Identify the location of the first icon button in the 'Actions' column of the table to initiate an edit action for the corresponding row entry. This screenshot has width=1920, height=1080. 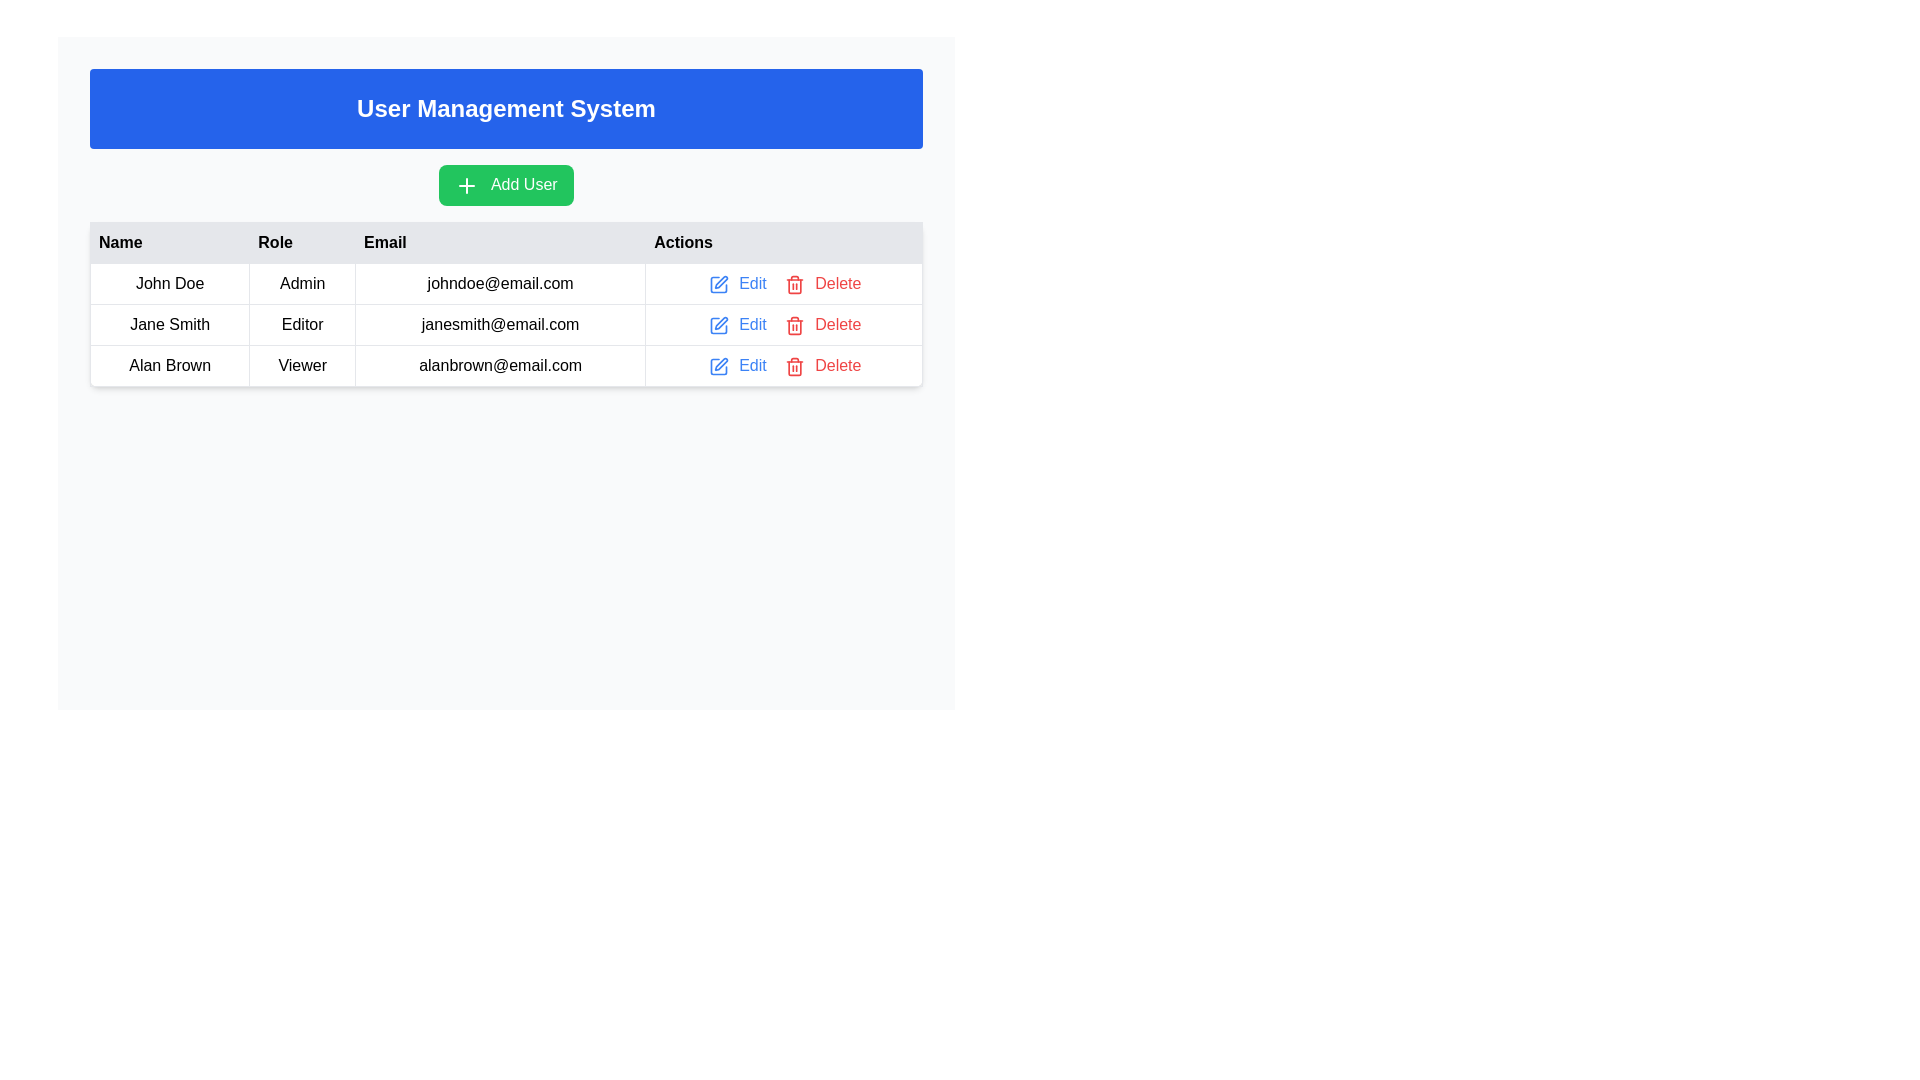
(718, 284).